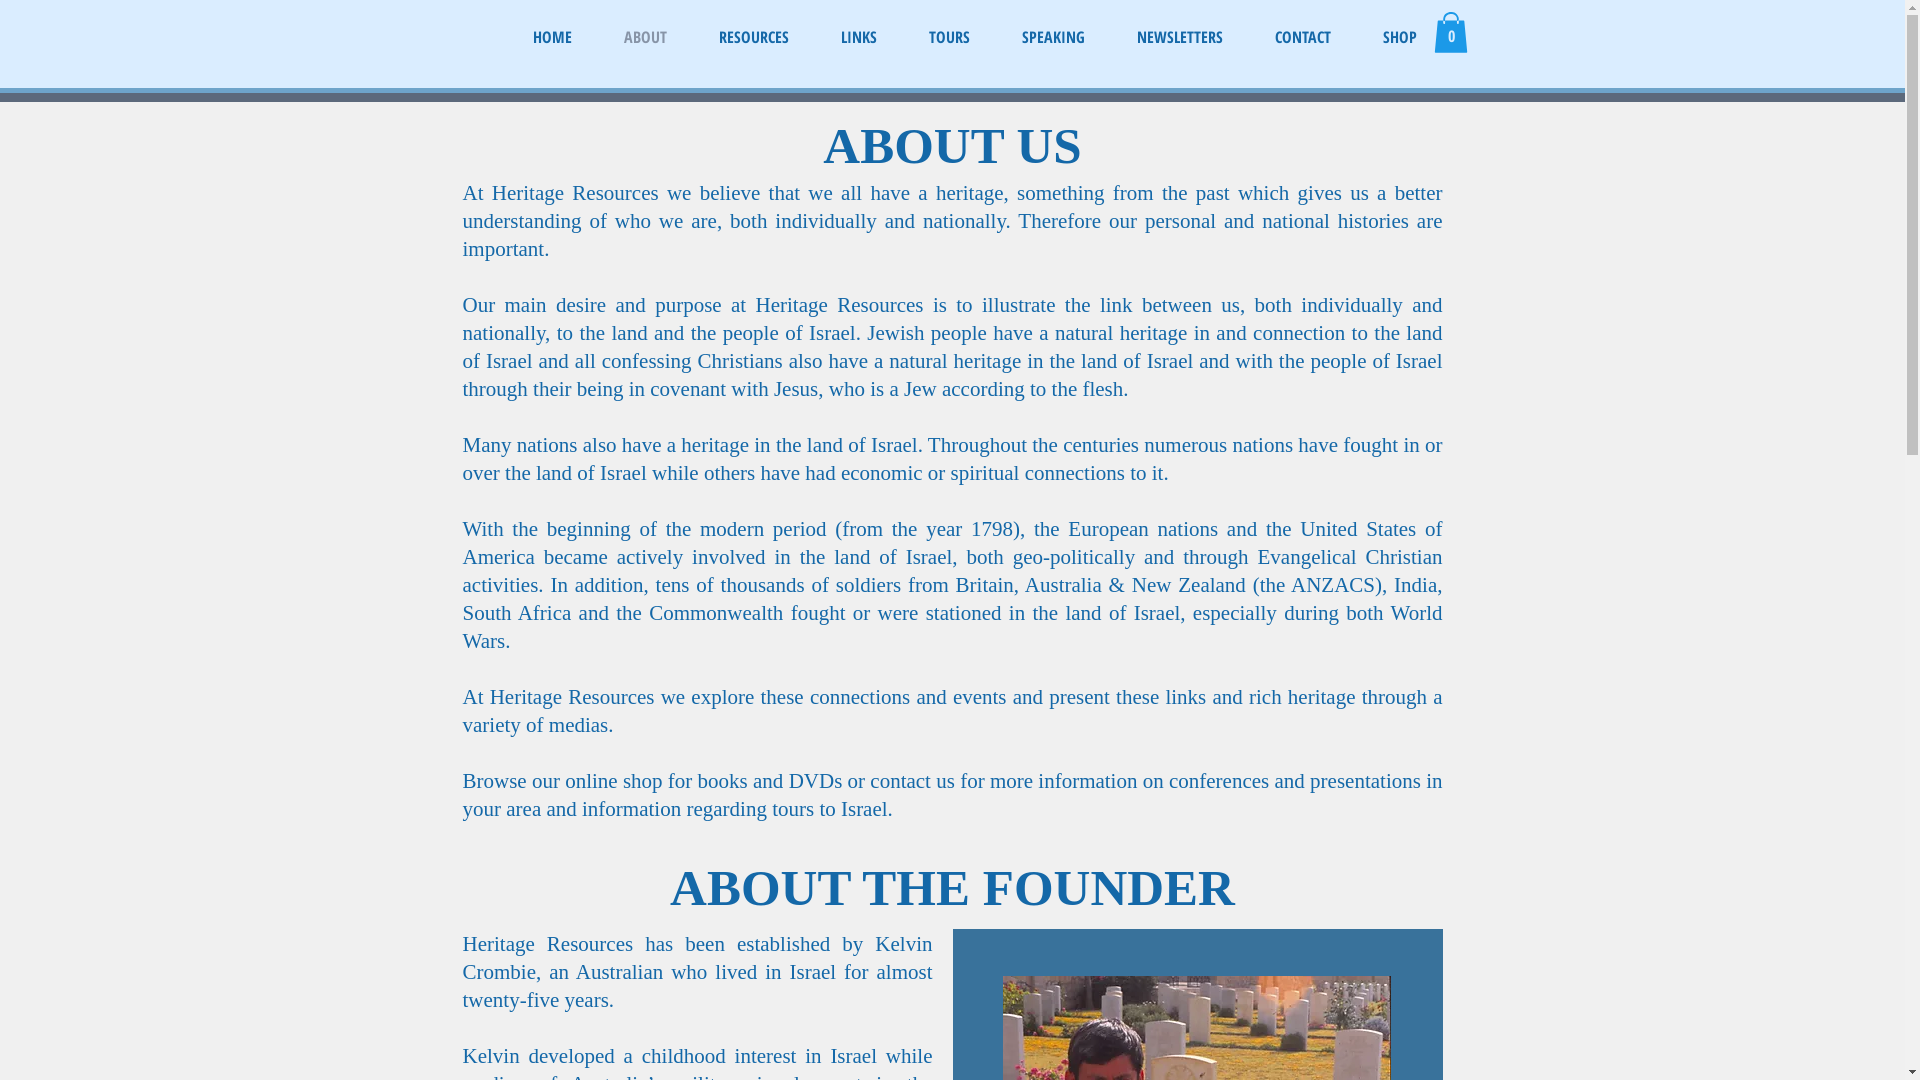  What do you see at coordinates (1450, 32) in the screenshot?
I see `'0'` at bounding box center [1450, 32].